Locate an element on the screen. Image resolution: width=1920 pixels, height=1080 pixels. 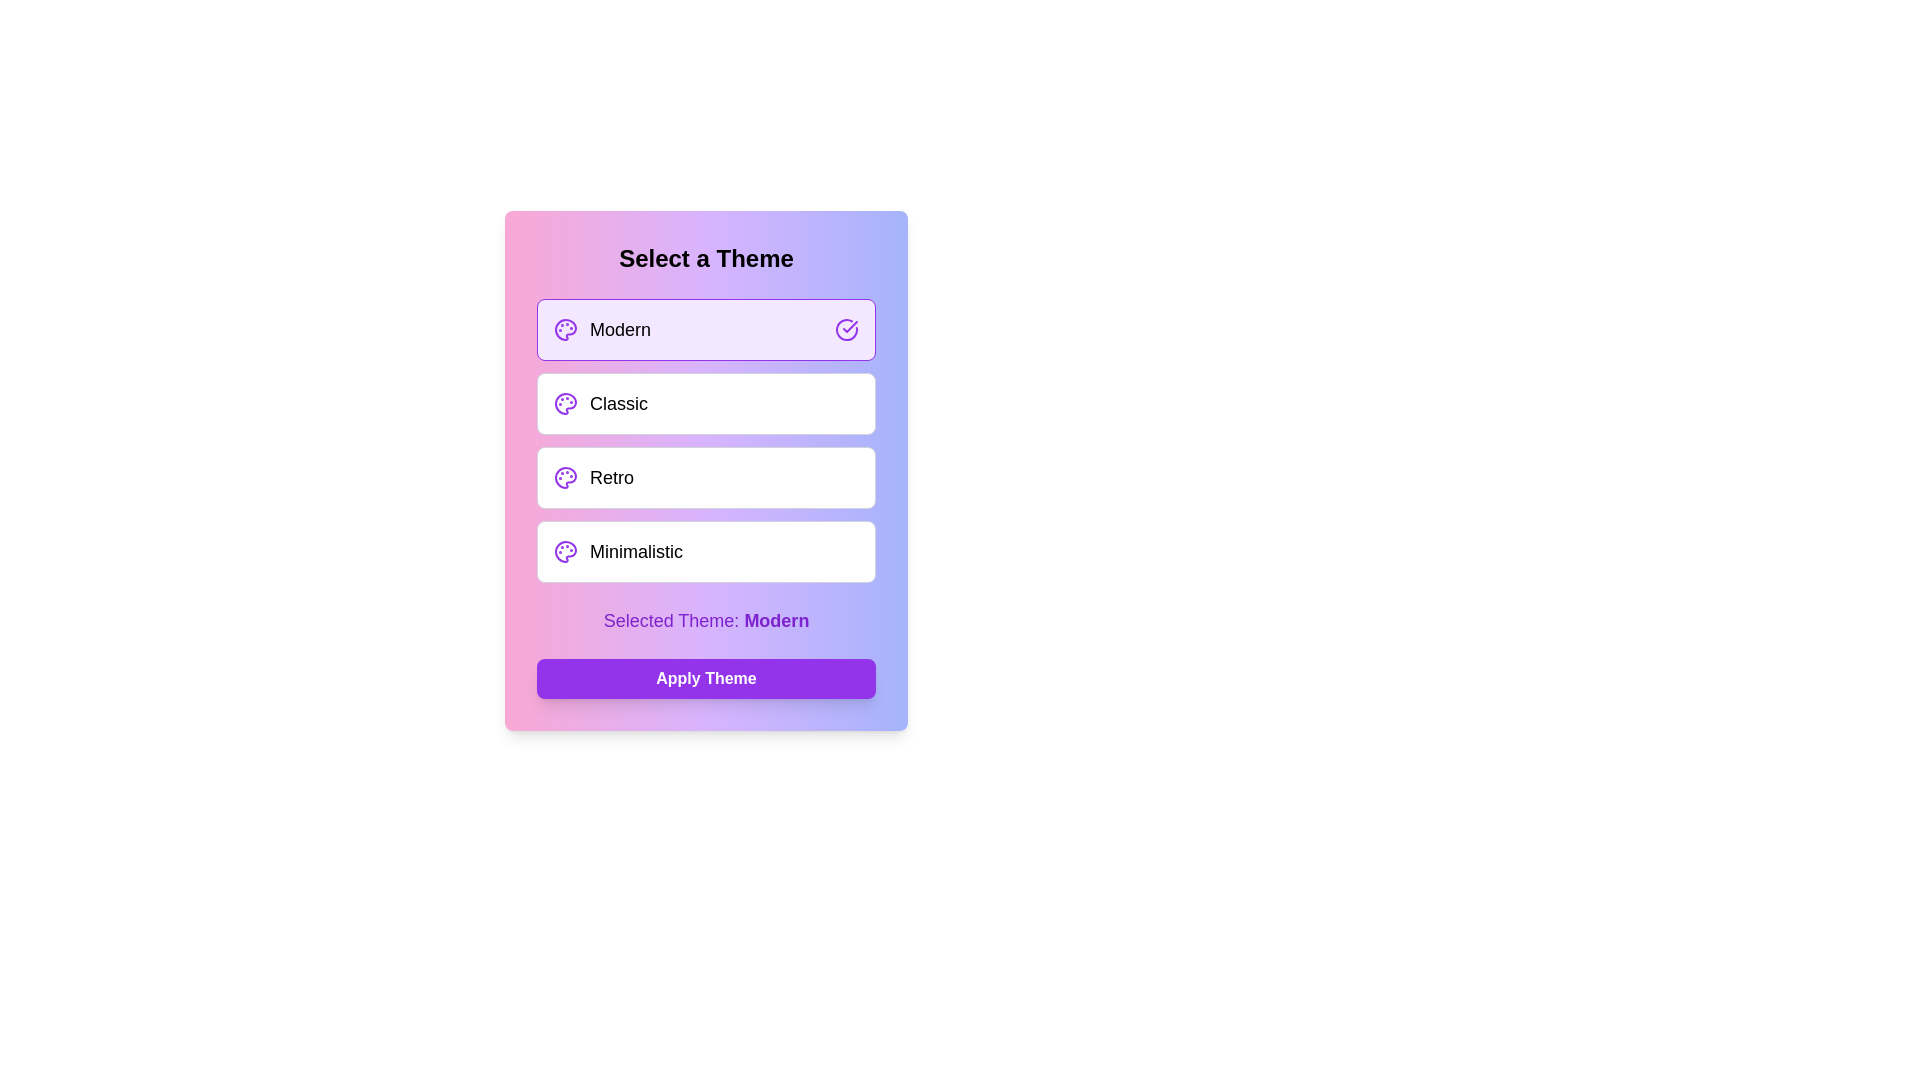
the text element displaying 'Modern' in bold purple font, located under the label 'Selected Theme:' is located at coordinates (775, 620).